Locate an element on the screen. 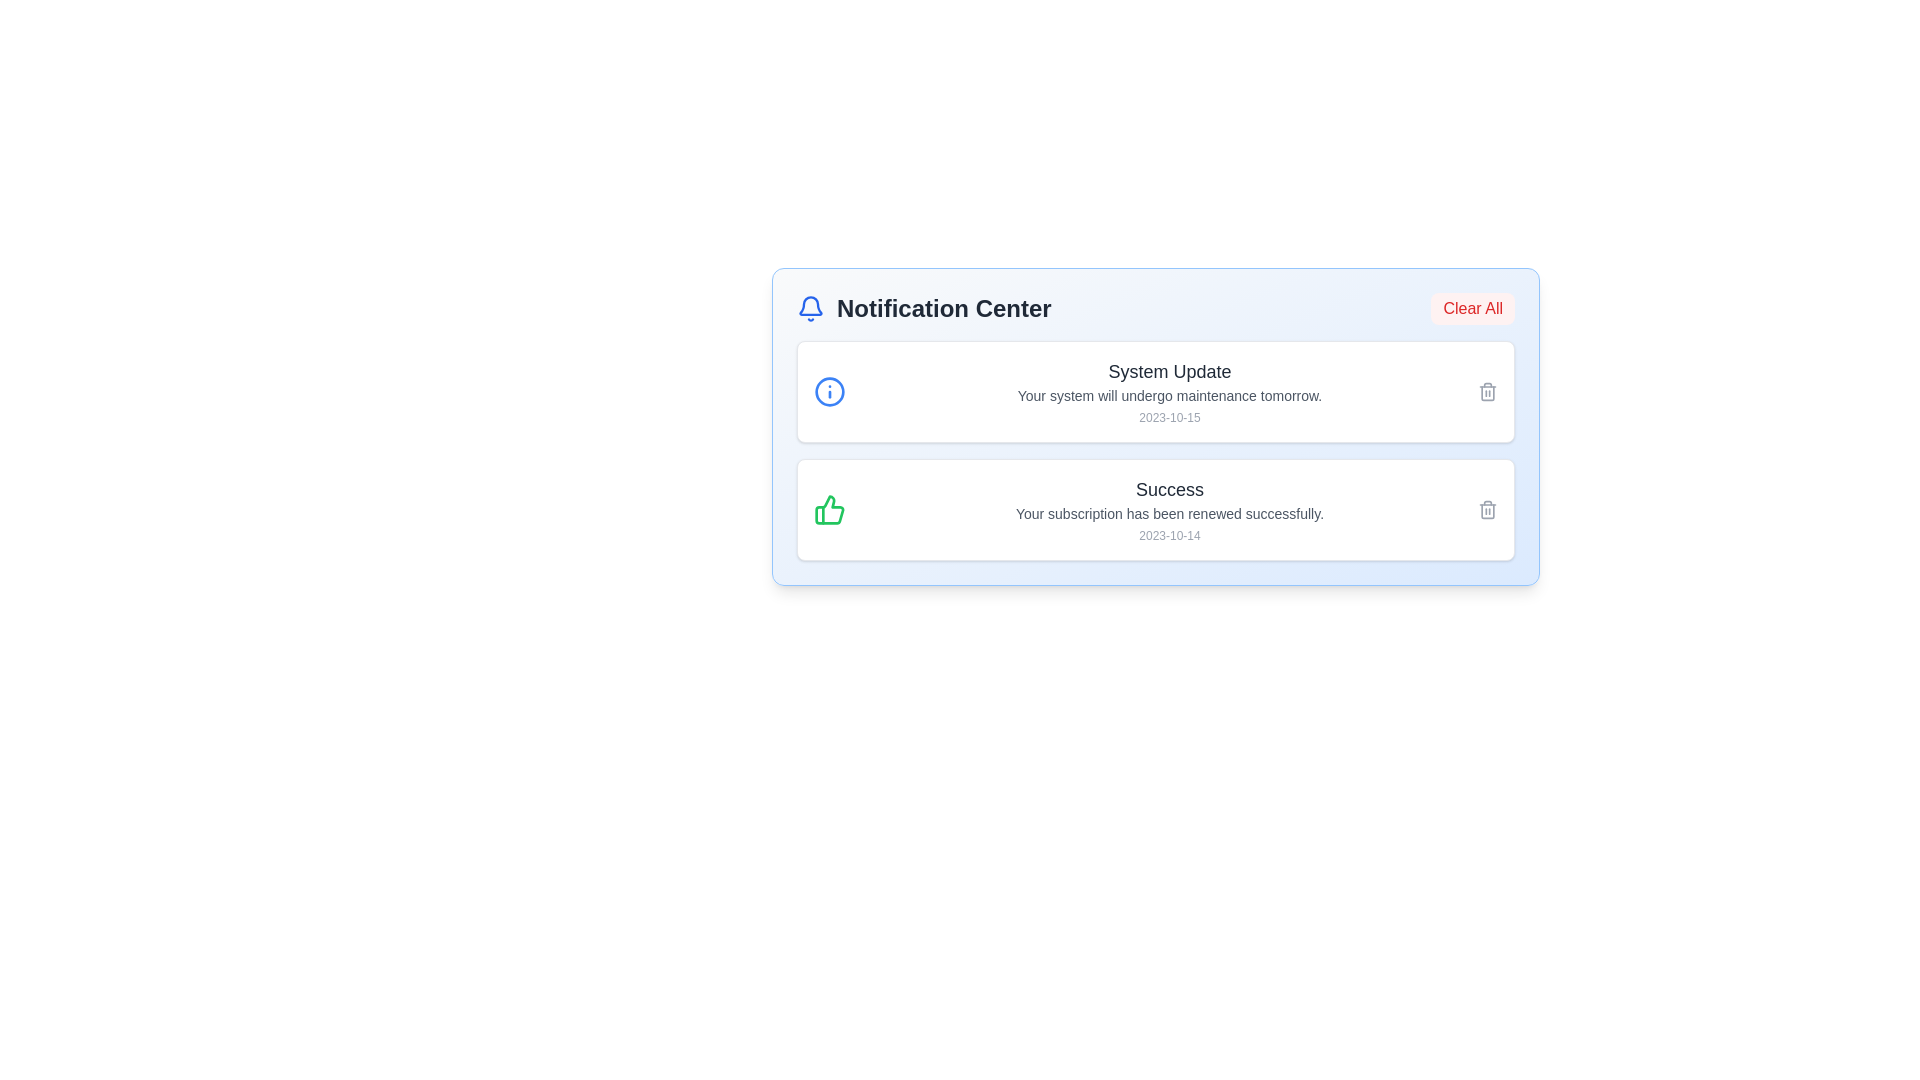 This screenshot has height=1080, width=1920. the first notification card in the Notification Center that has a white background and contains the title 'System Update' is located at coordinates (1156, 392).